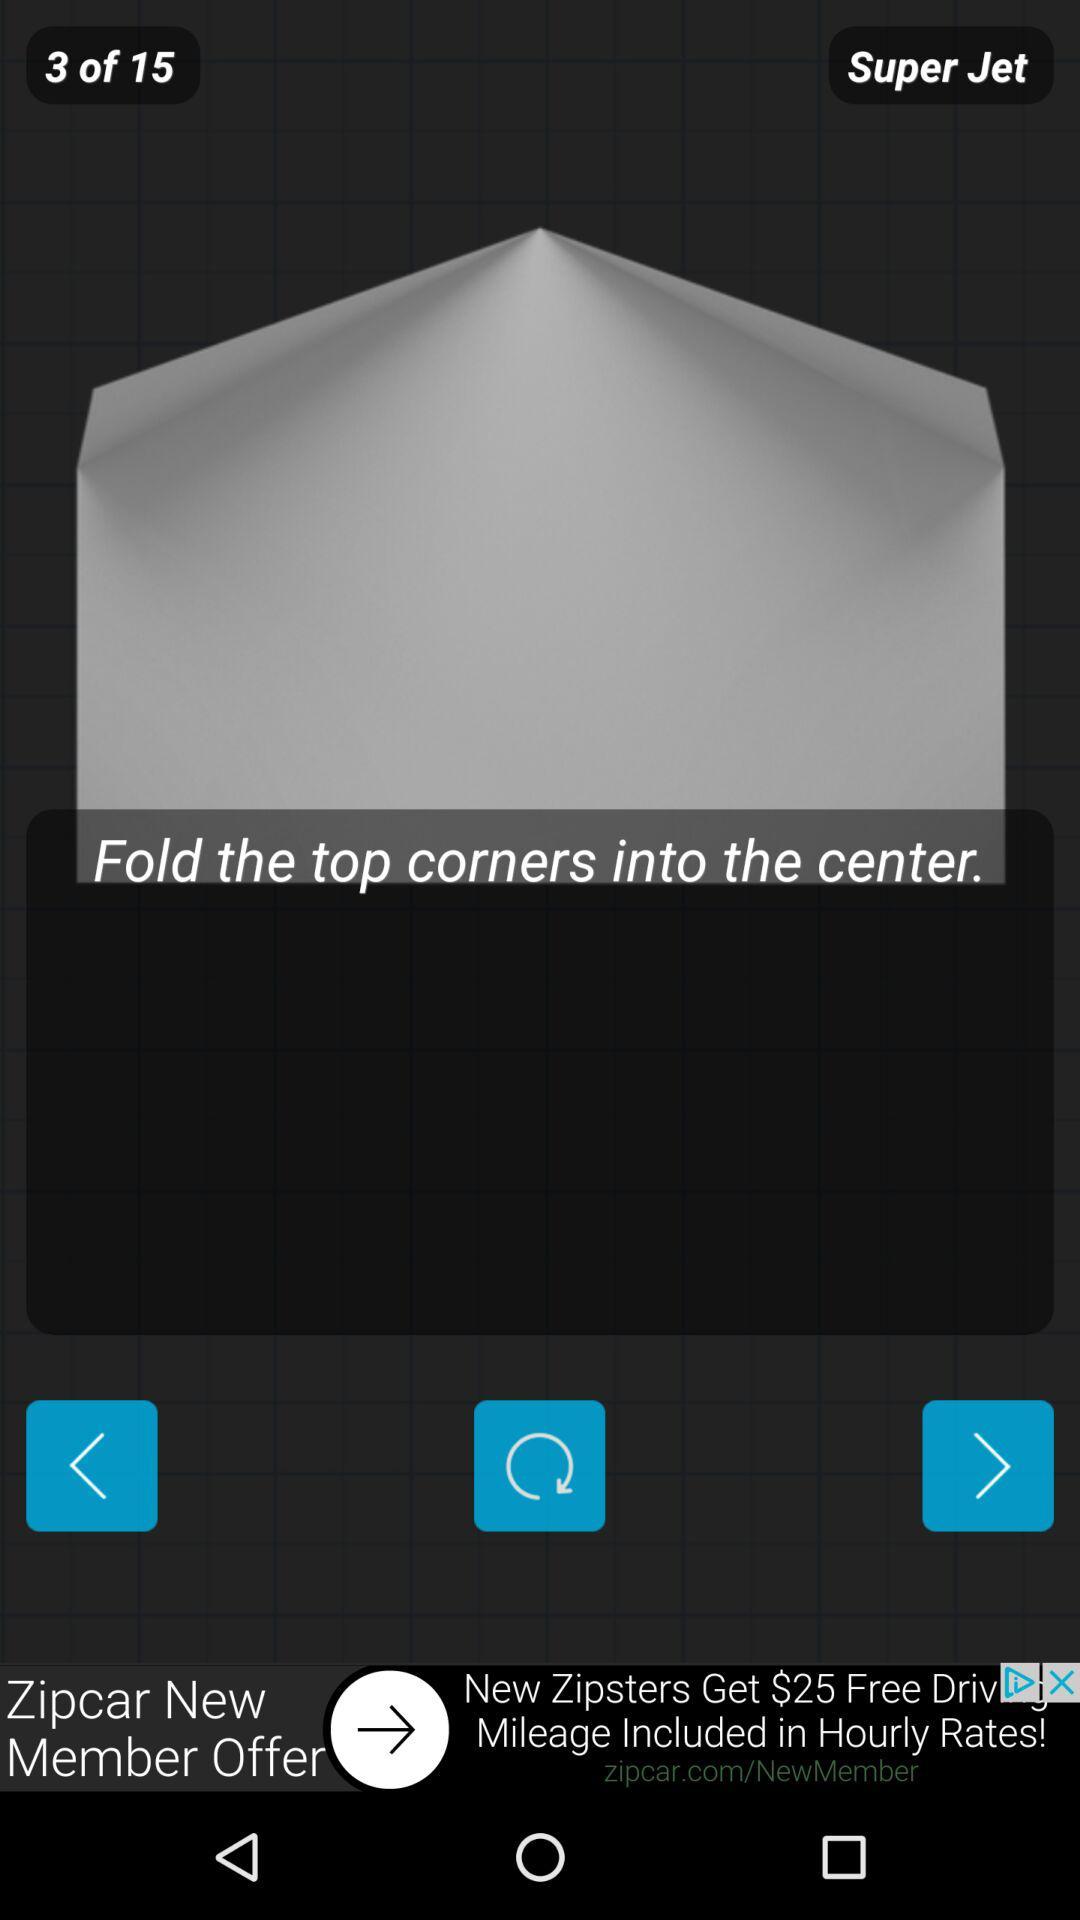  I want to click on the refresh icon, so click(538, 1567).